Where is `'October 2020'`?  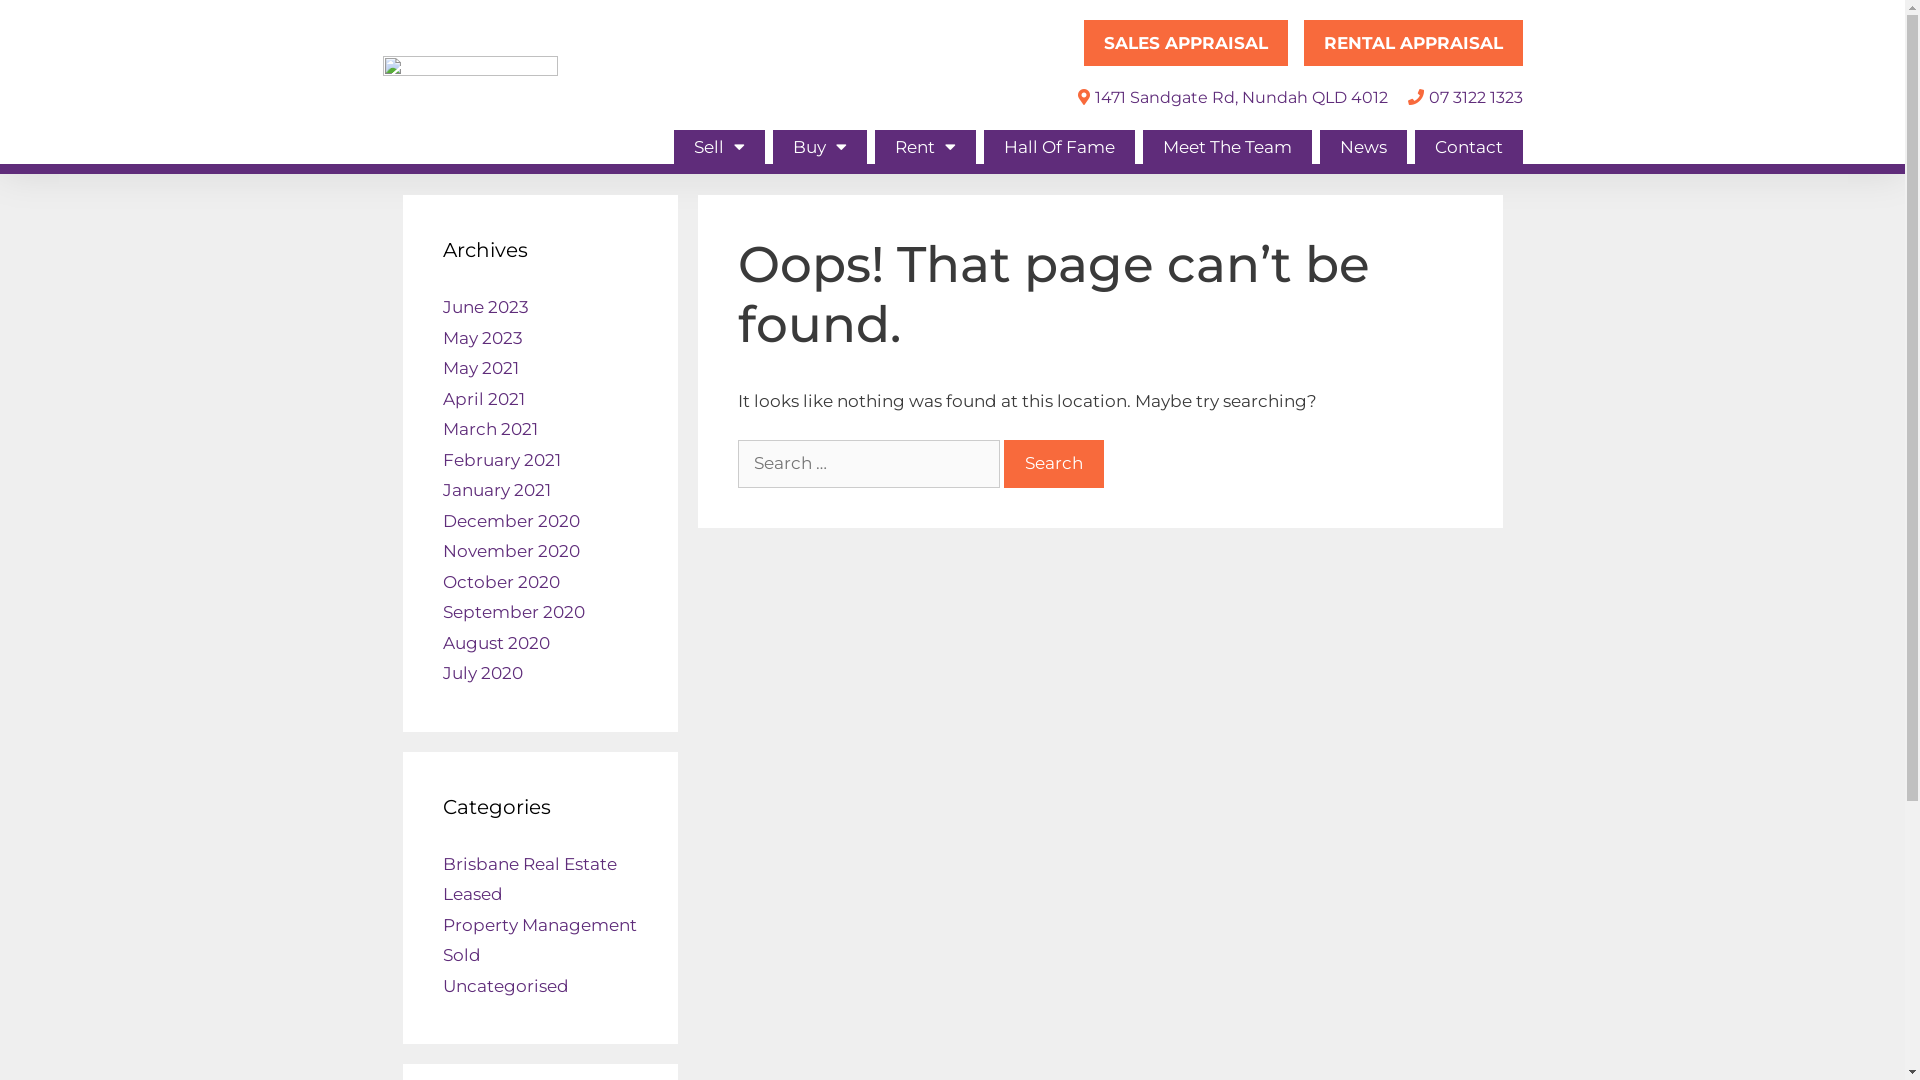 'October 2020' is located at coordinates (500, 582).